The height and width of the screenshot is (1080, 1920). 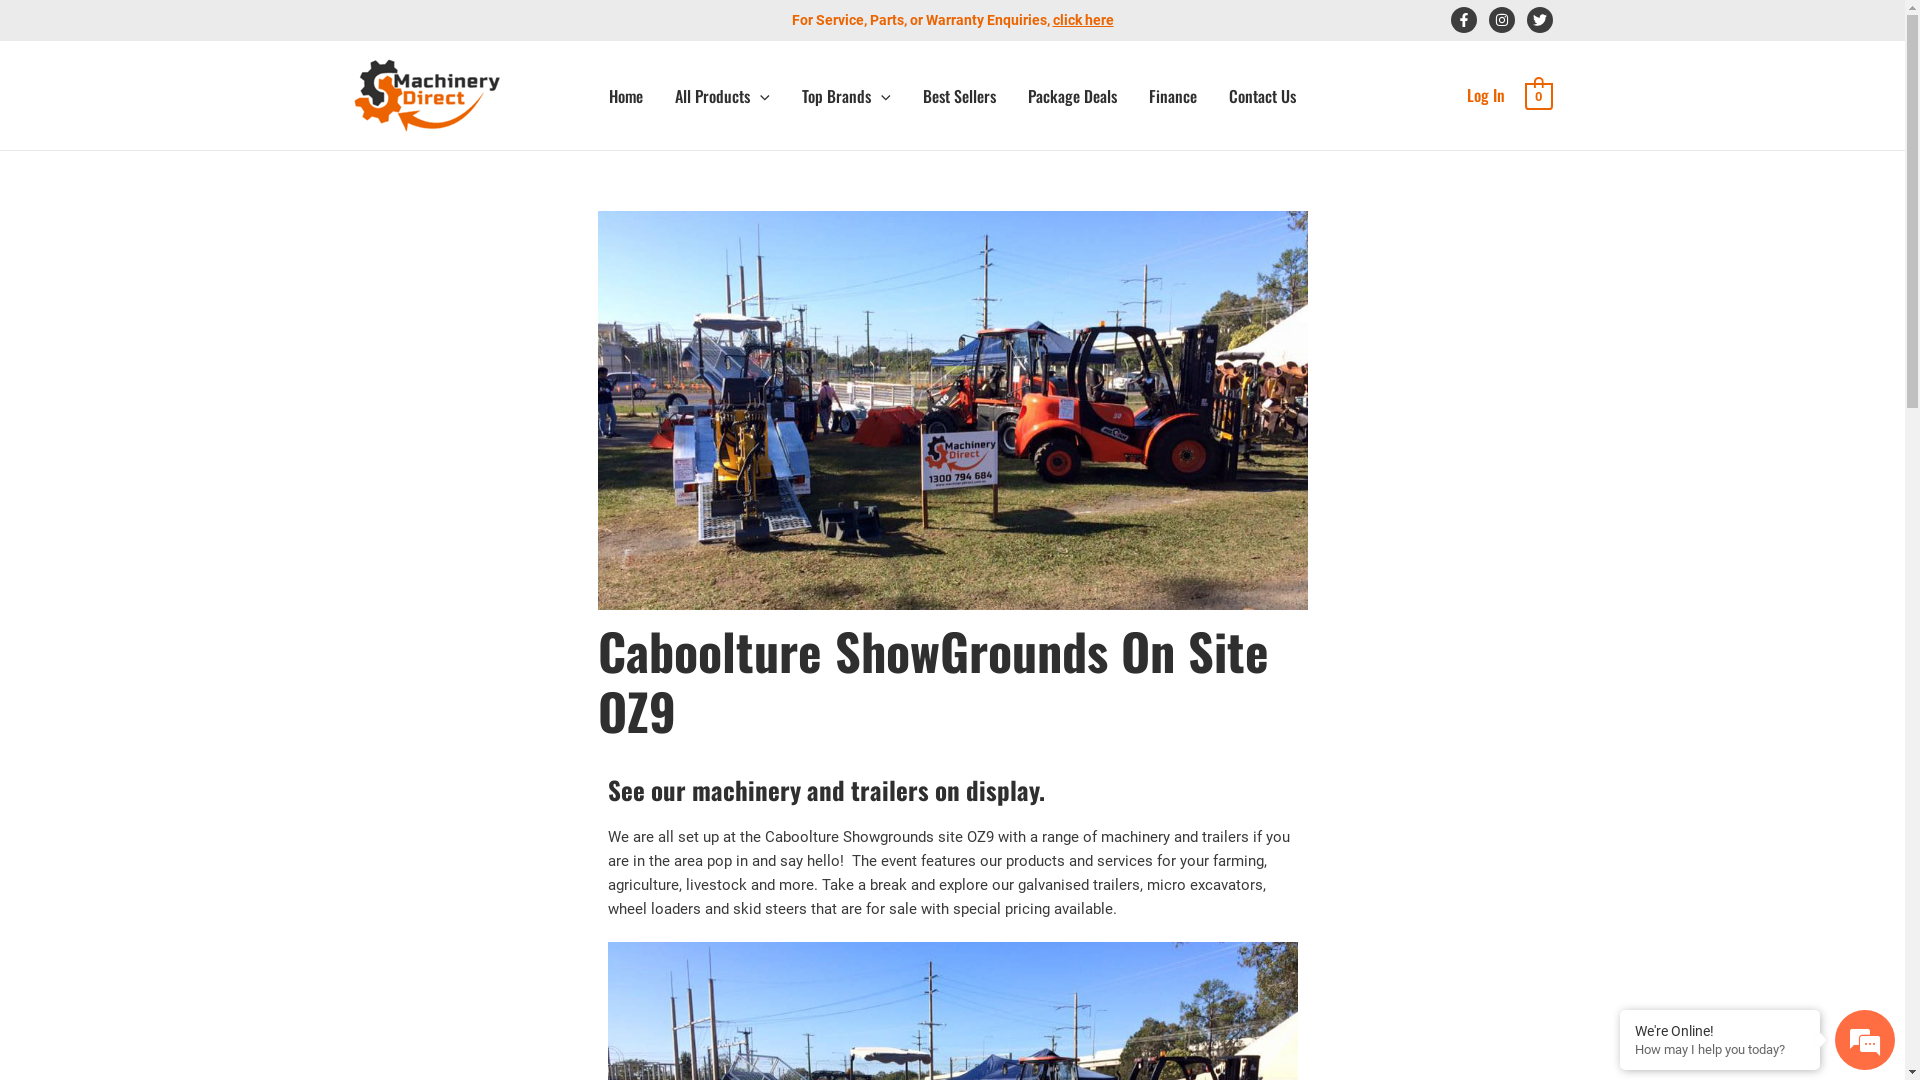 I want to click on 'For Service, Parts, or Warranty Enquiries, click here', so click(x=952, y=19).